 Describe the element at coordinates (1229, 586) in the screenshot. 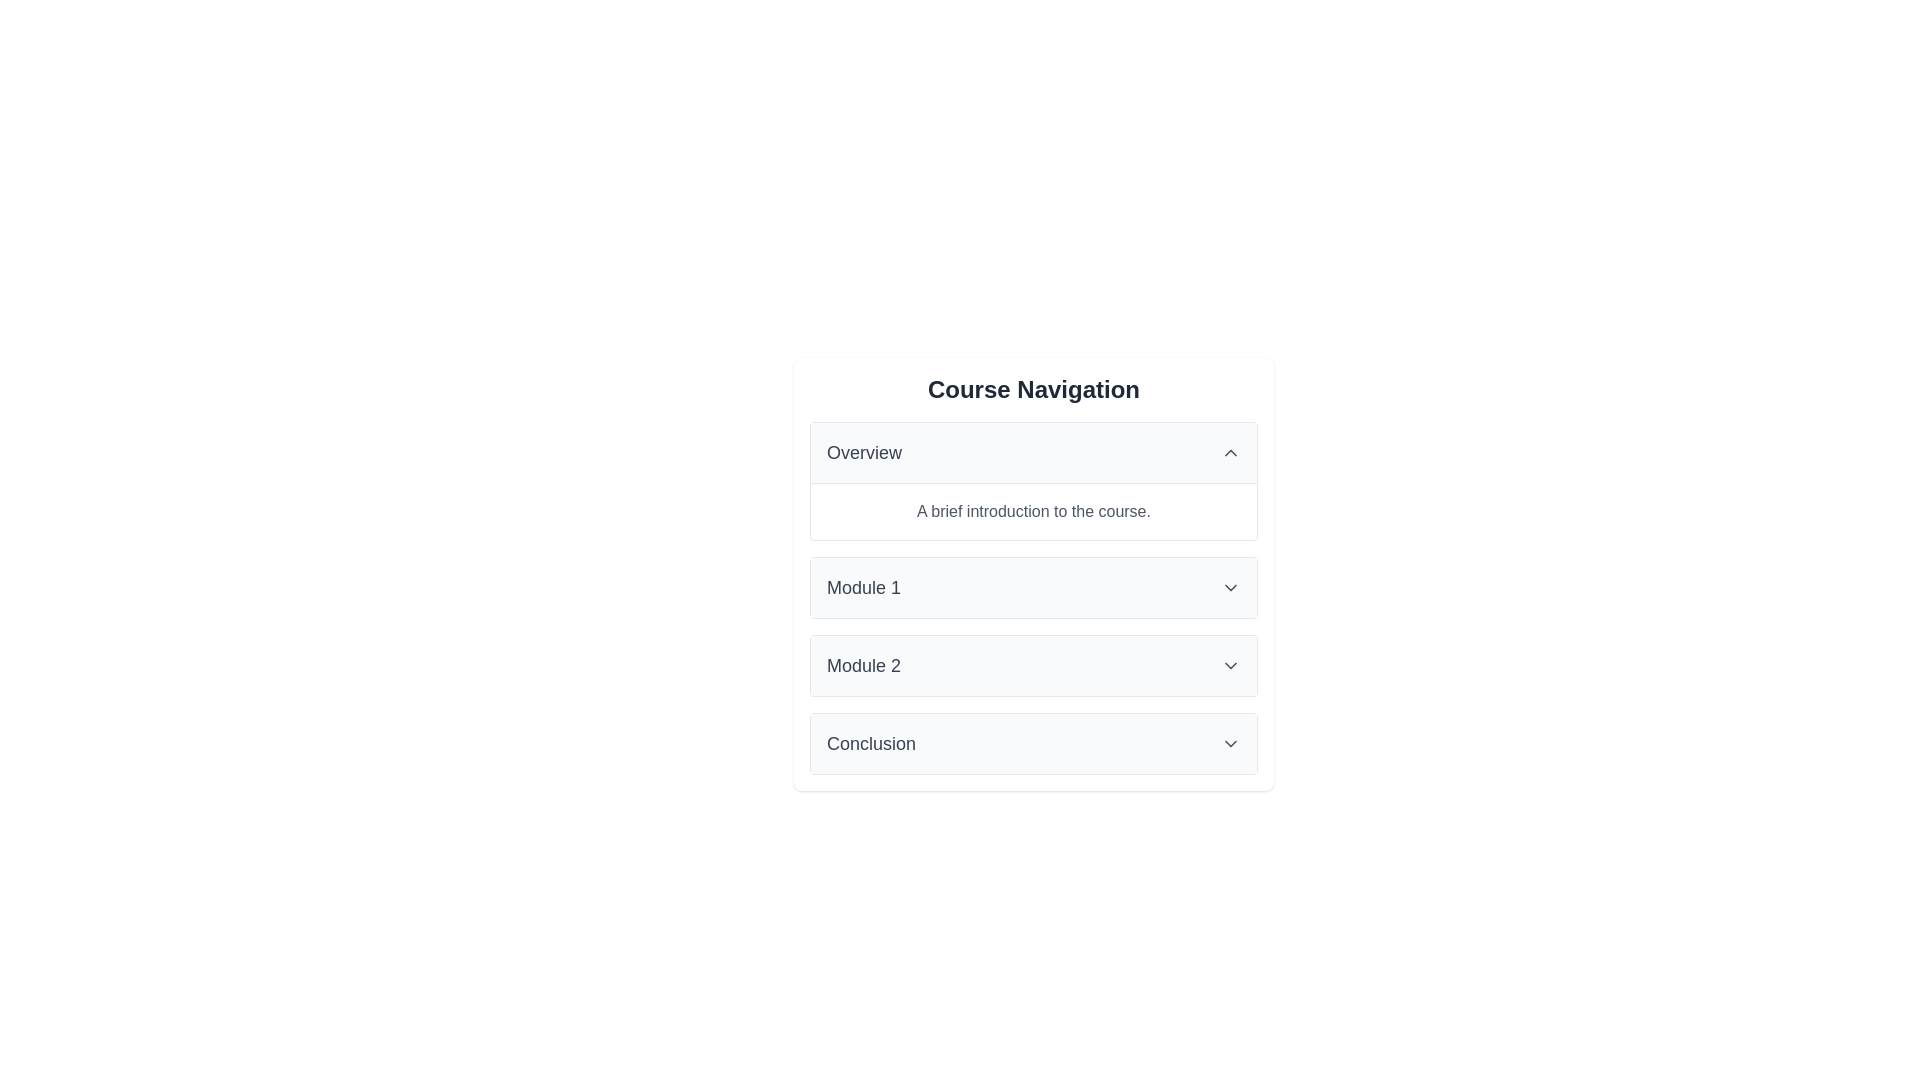

I see `the downward-facing gray chevron icon located to the right of the text 'Module 1'` at that location.